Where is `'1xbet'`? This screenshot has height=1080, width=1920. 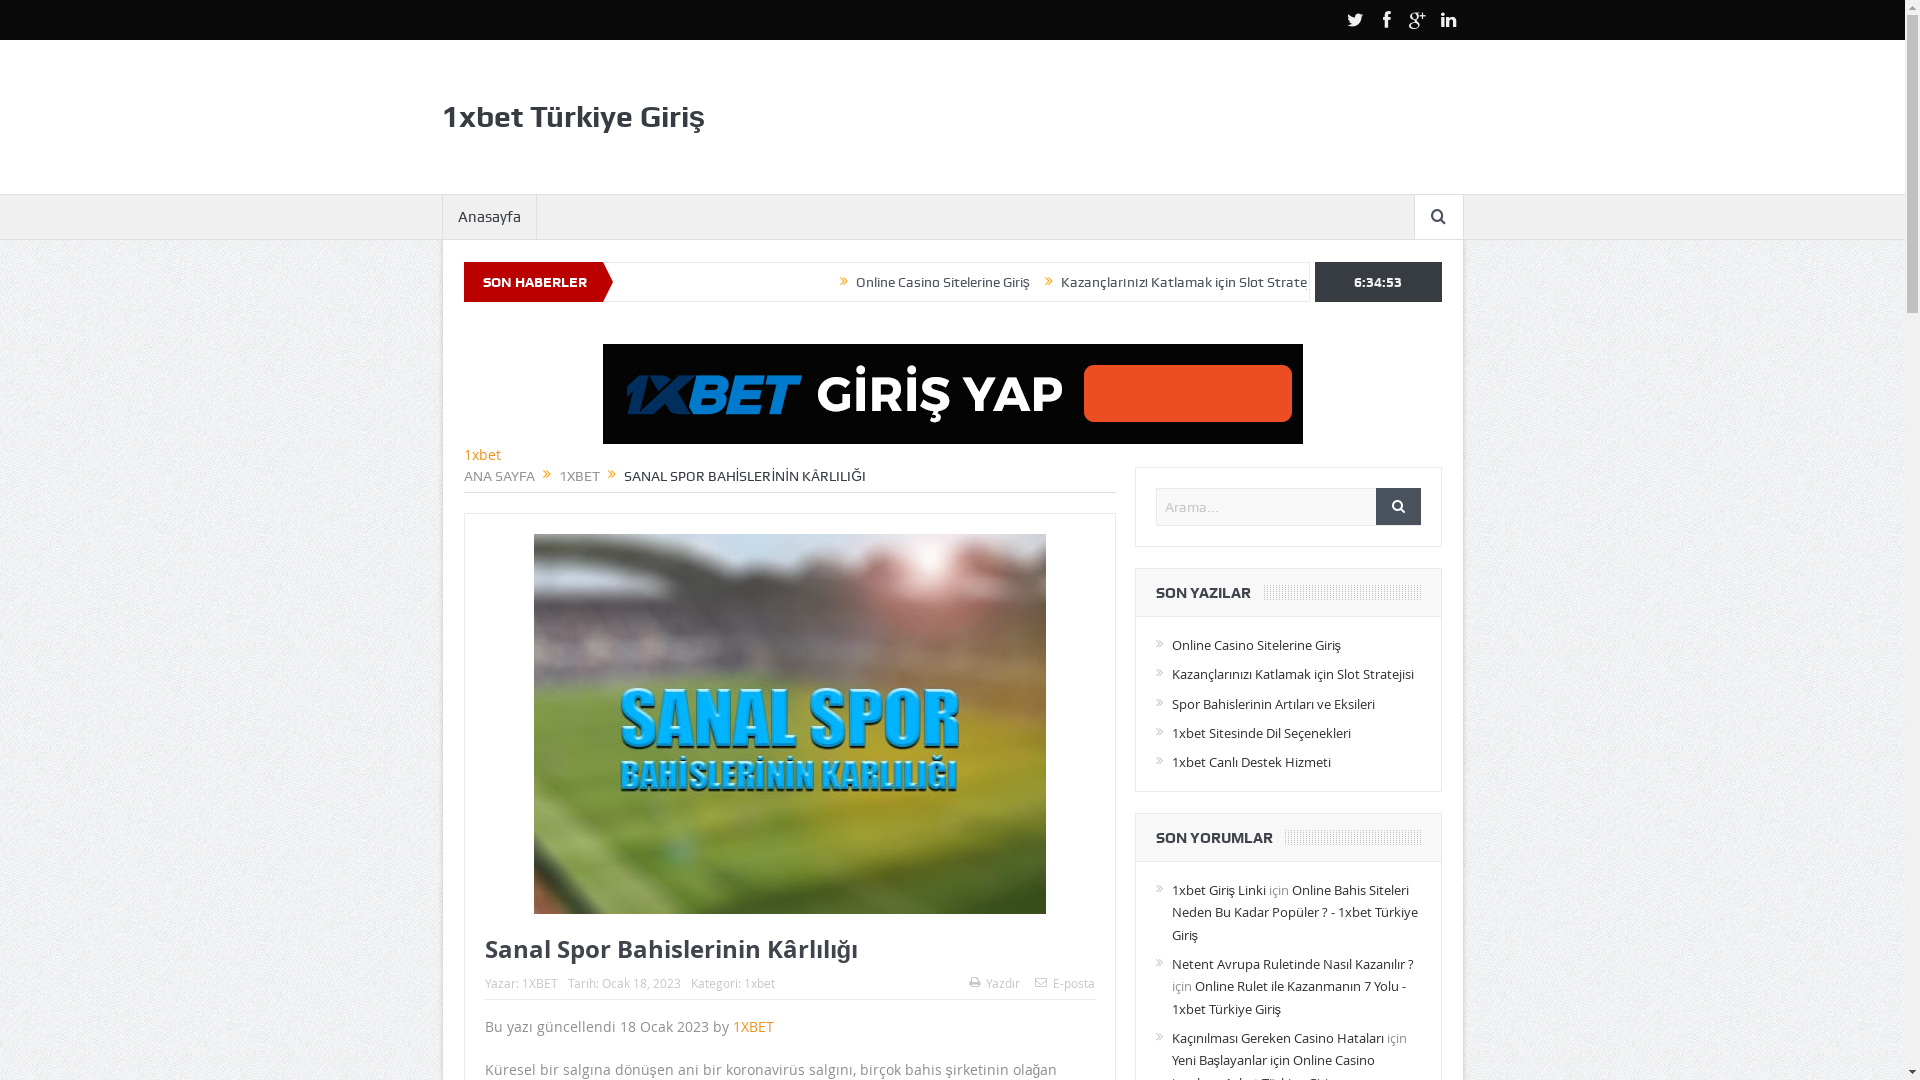 '1xbet' is located at coordinates (482, 454).